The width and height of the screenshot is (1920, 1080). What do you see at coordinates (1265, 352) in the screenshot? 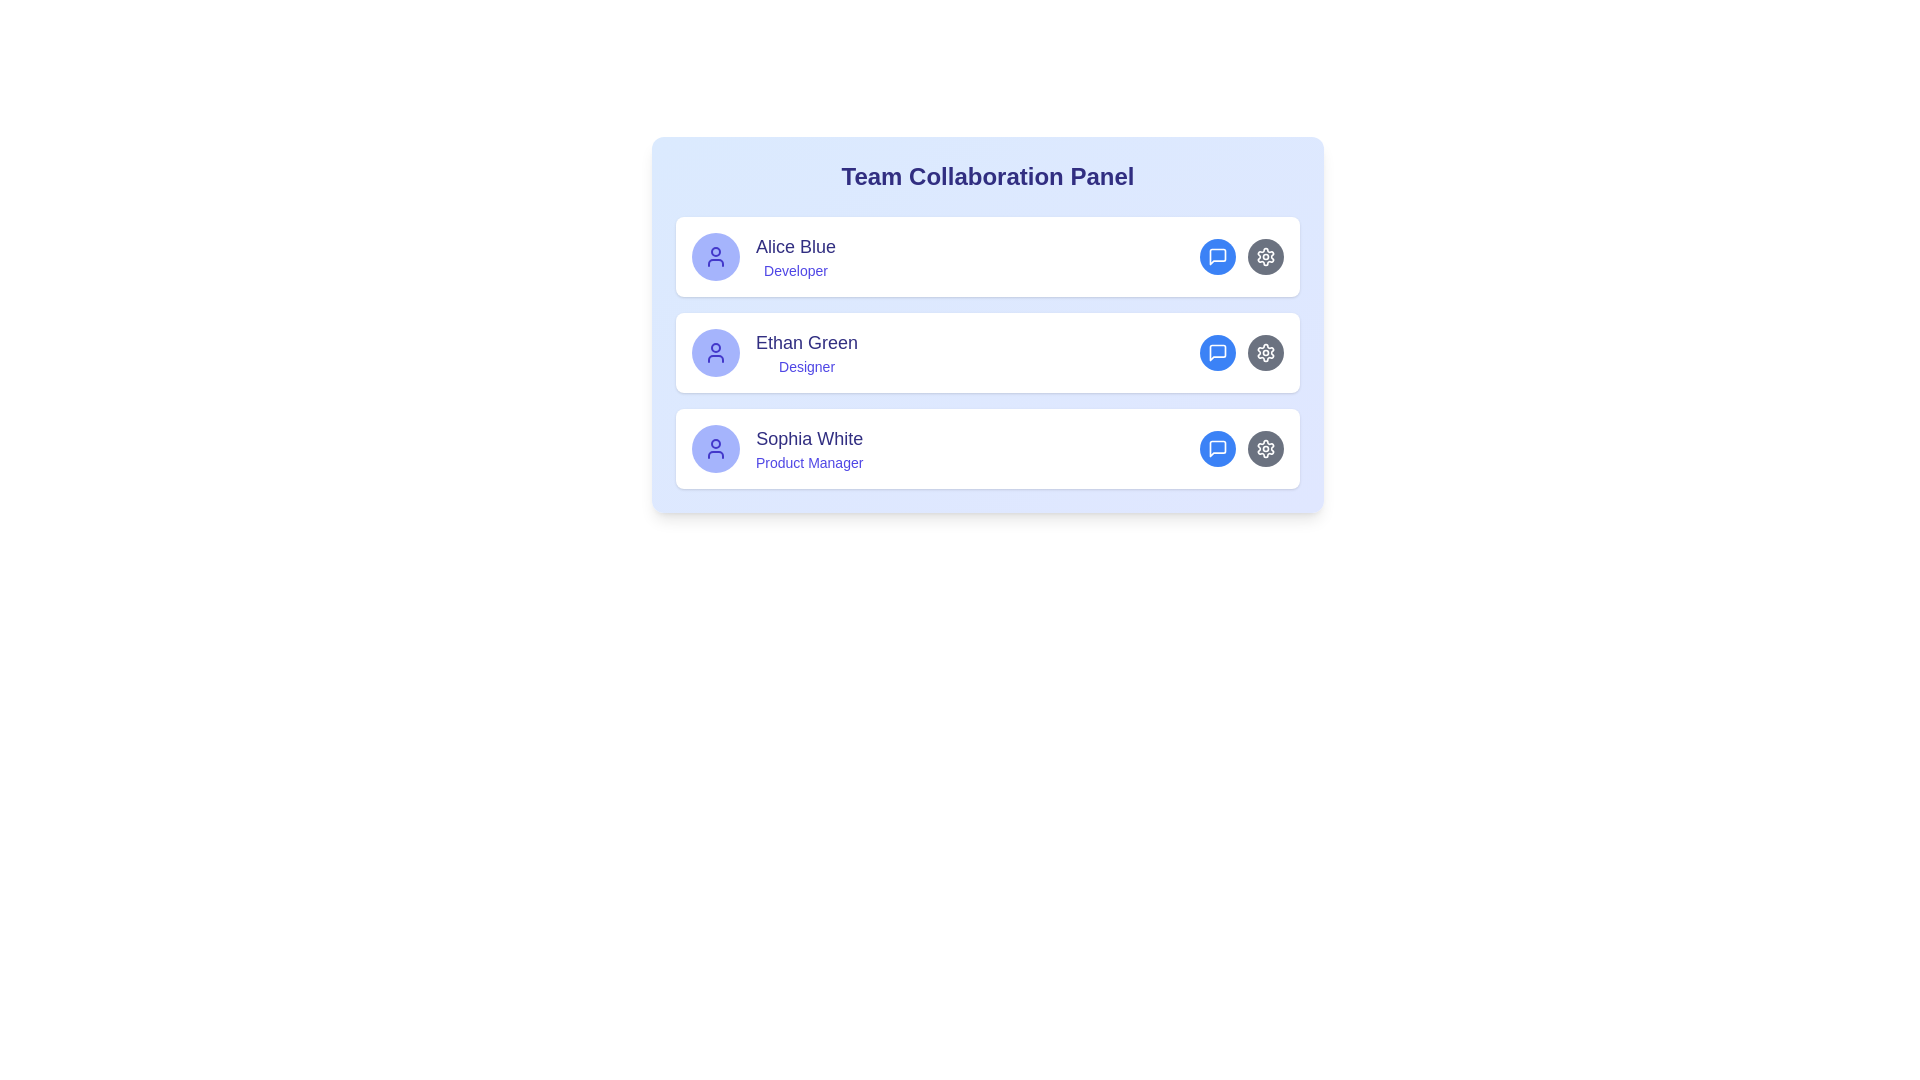
I see `the settings icon represented by a gear symbol, located in the second row of the user list panel to the far right of Ethan Green's row` at bounding box center [1265, 352].